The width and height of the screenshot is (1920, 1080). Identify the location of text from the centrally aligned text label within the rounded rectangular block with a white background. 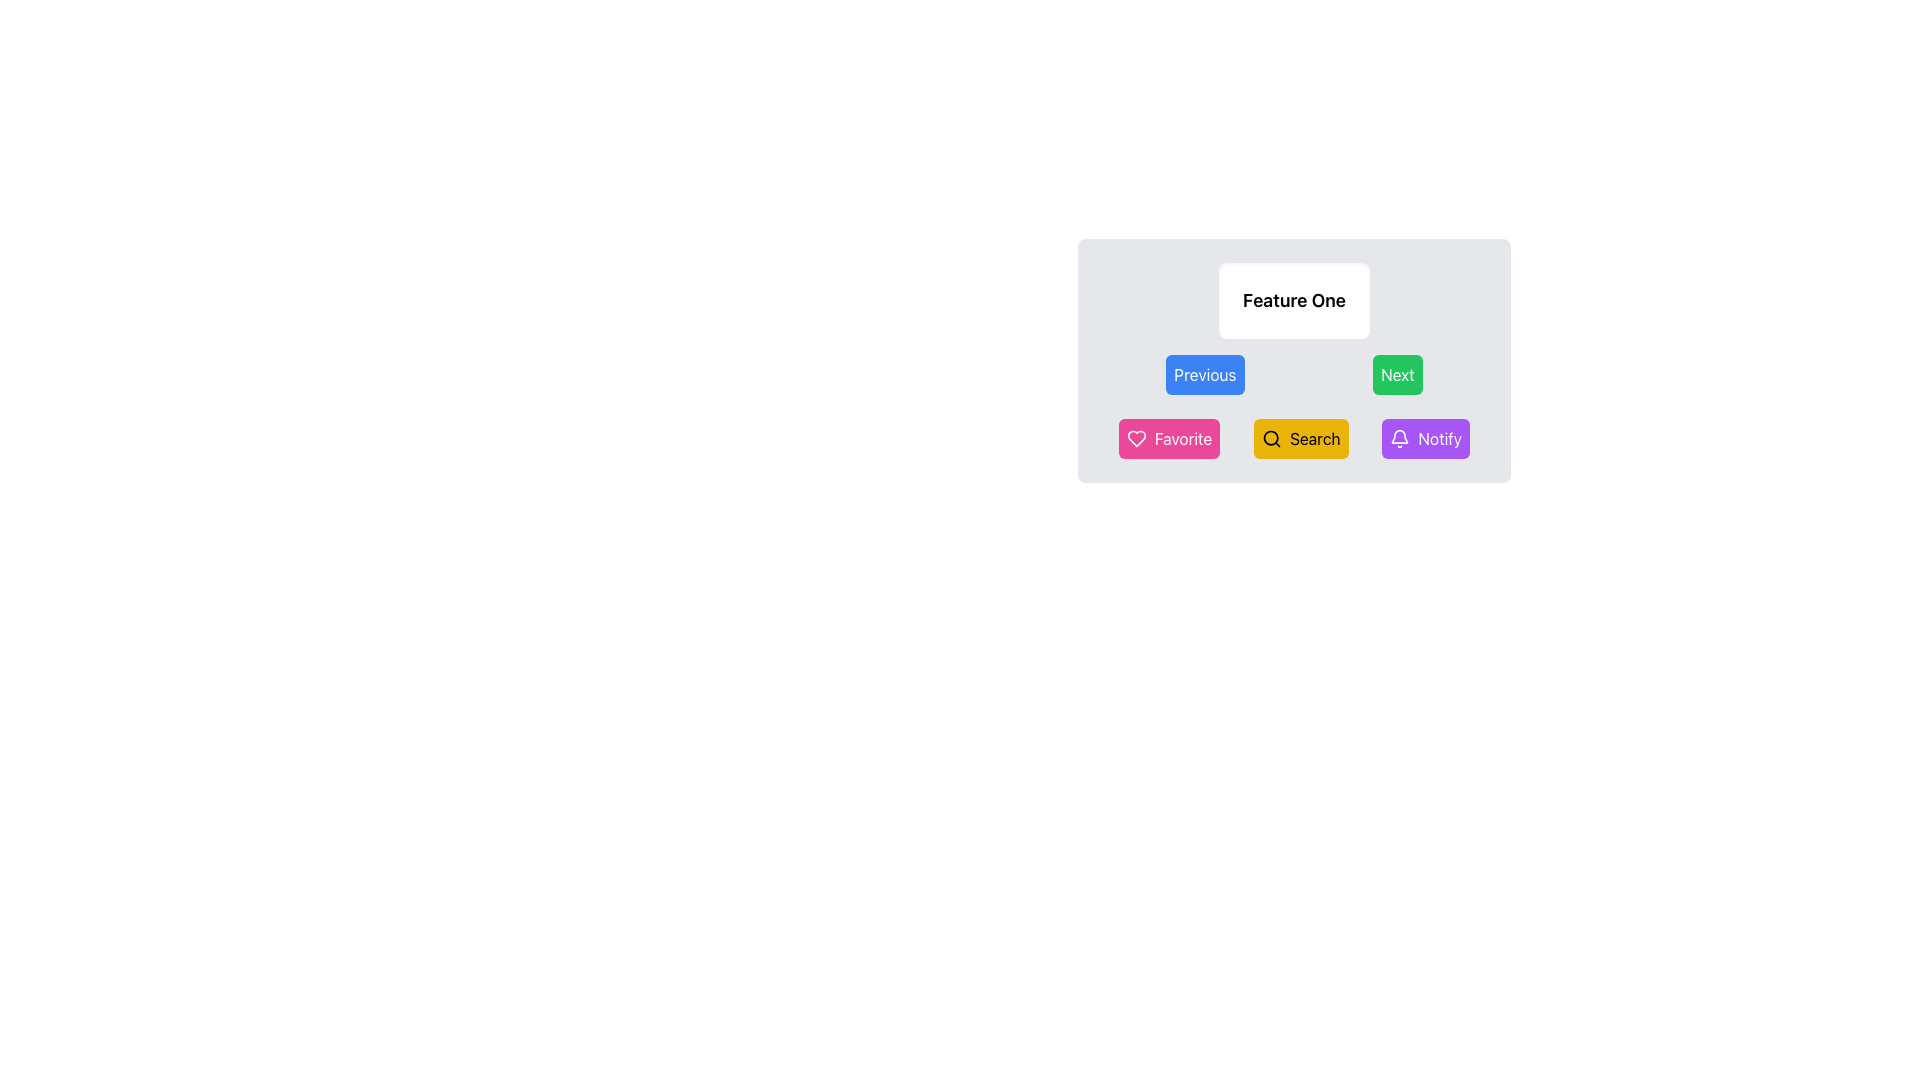
(1294, 300).